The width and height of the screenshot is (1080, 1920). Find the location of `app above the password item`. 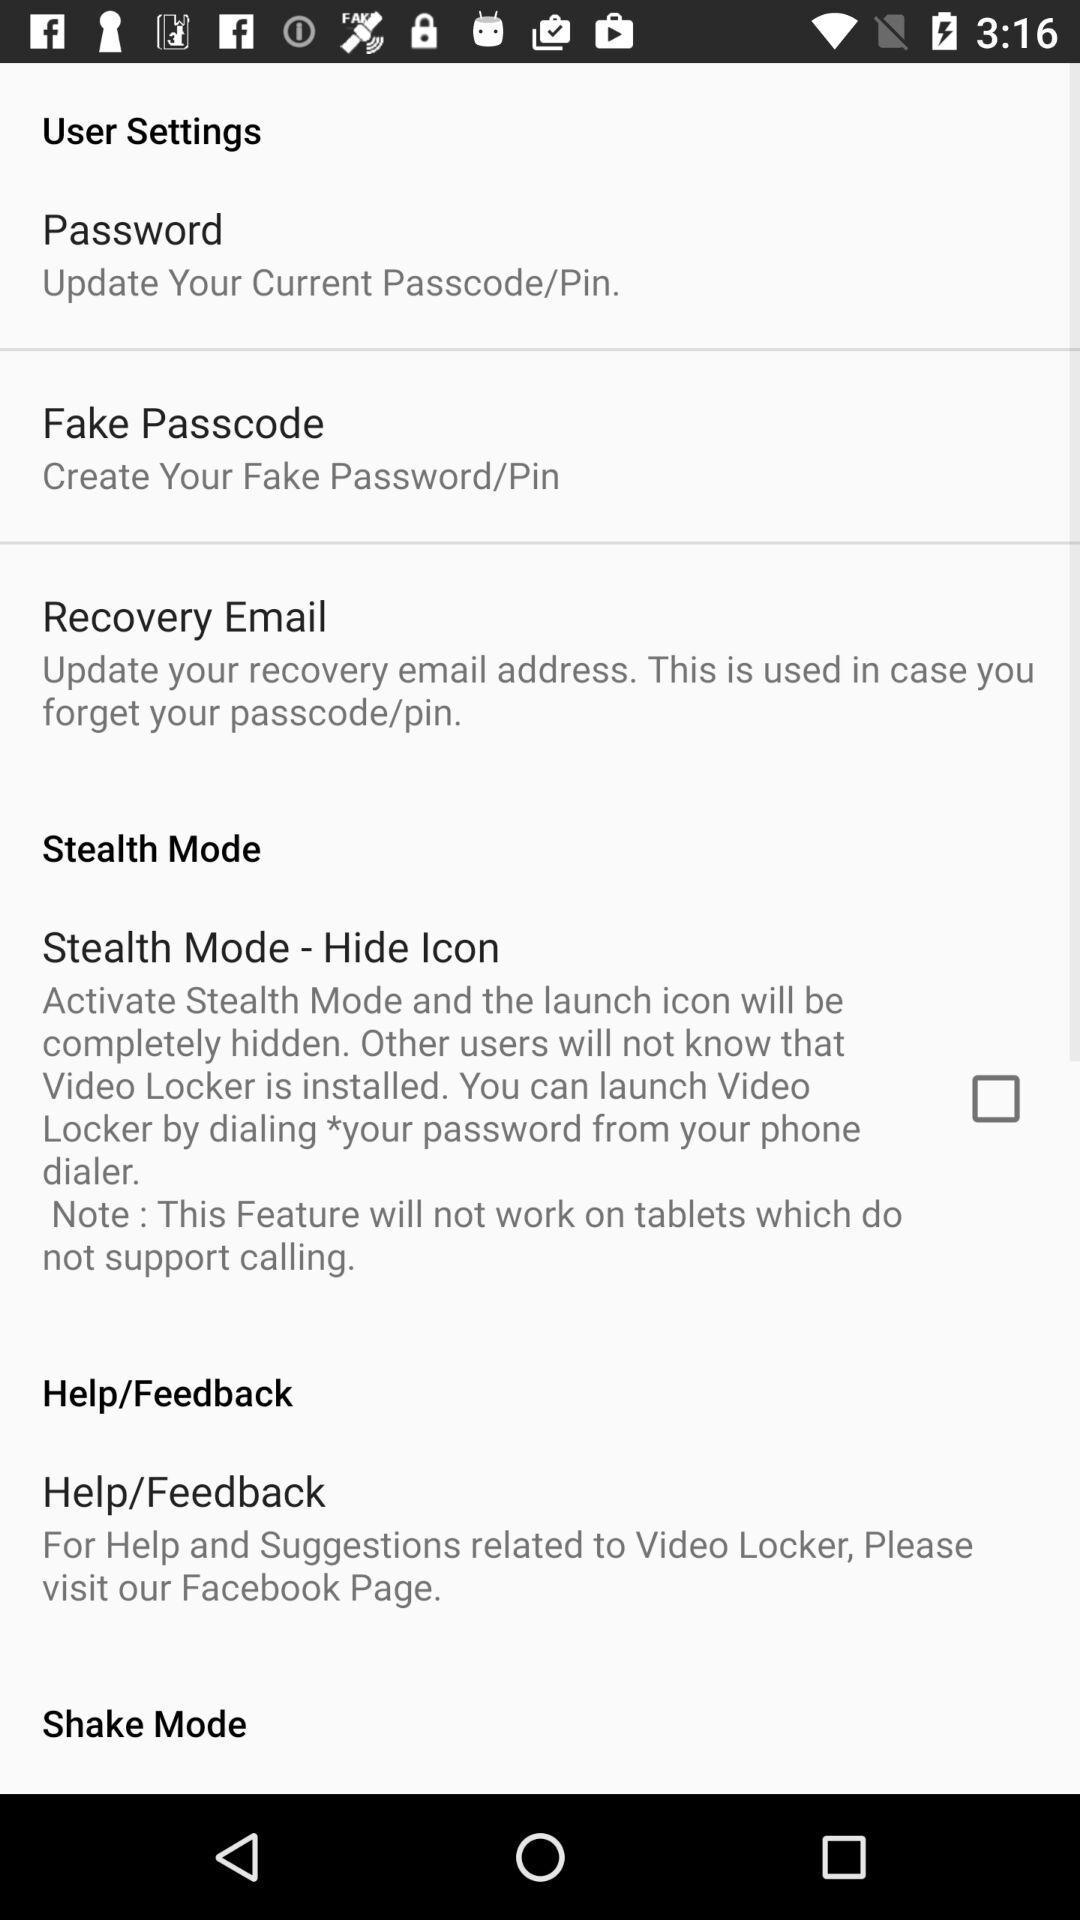

app above the password item is located at coordinates (540, 107).